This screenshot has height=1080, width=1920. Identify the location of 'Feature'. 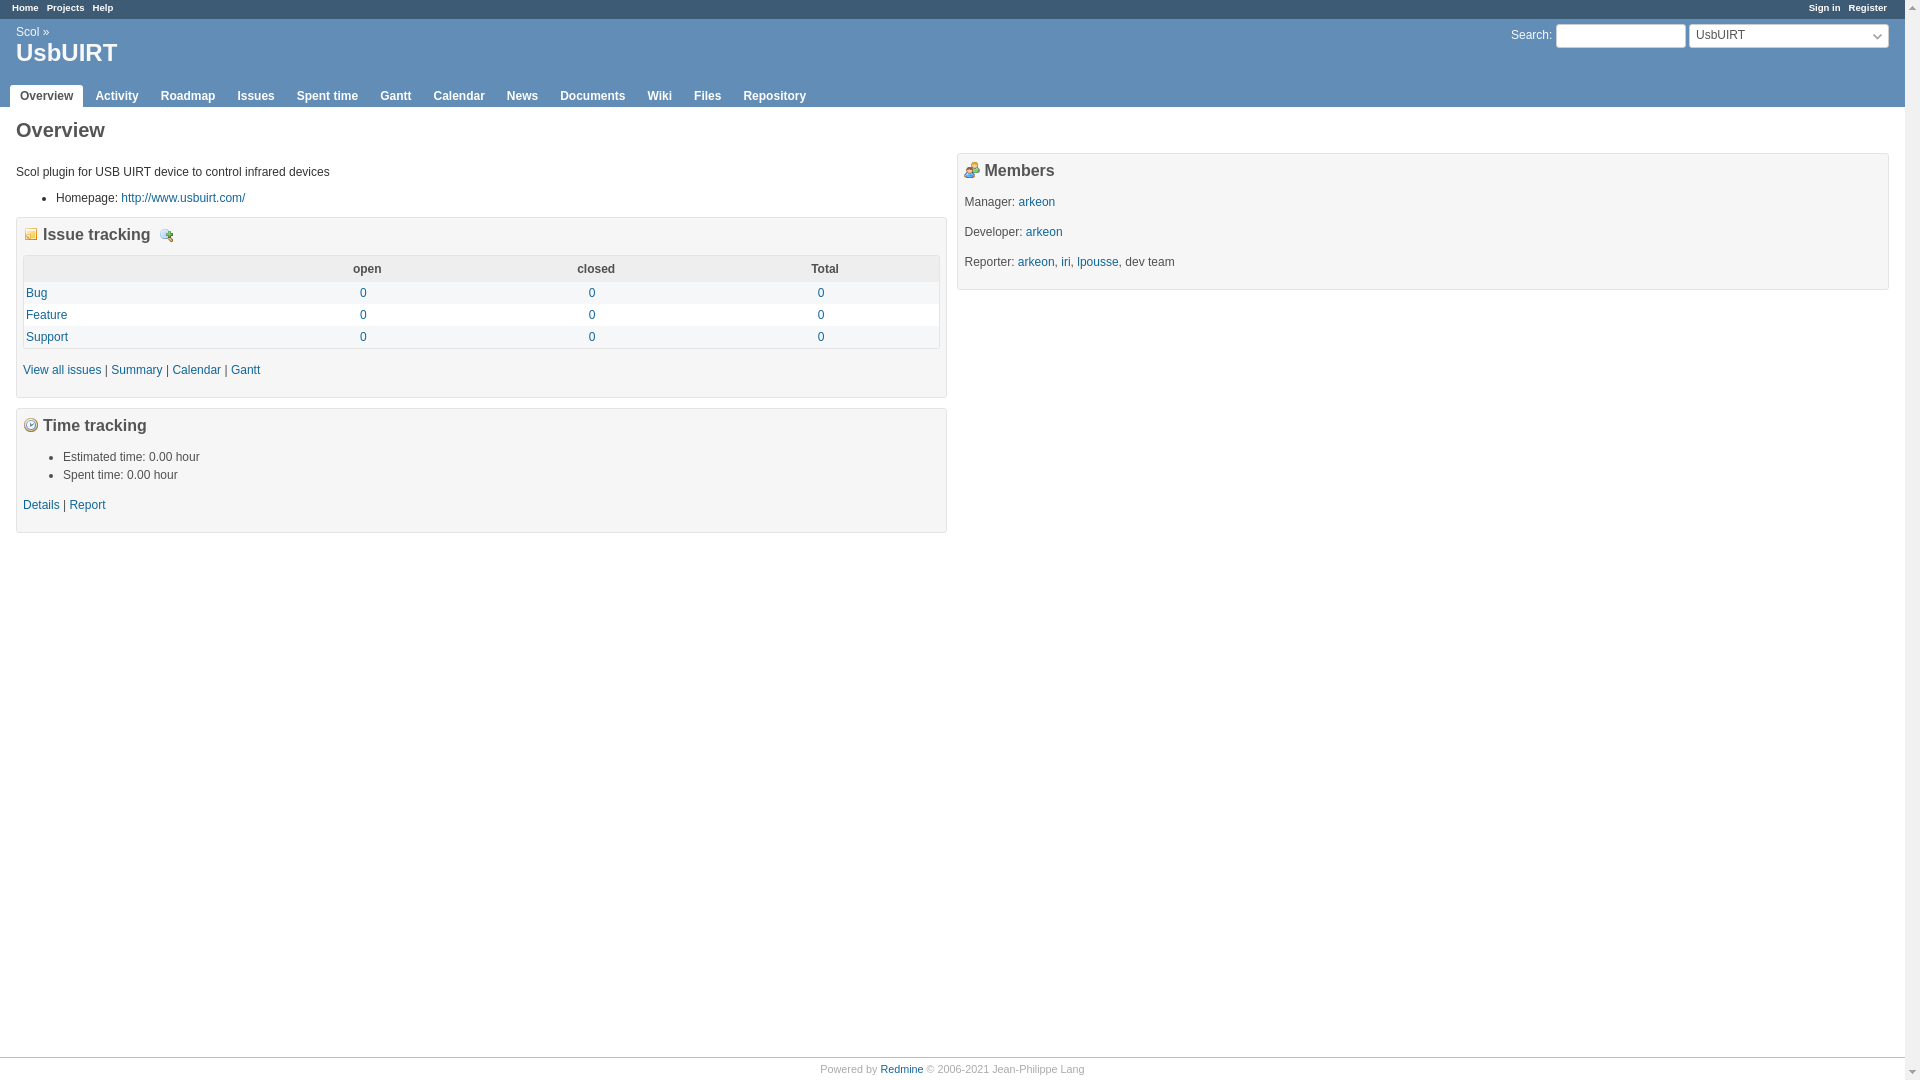
(46, 315).